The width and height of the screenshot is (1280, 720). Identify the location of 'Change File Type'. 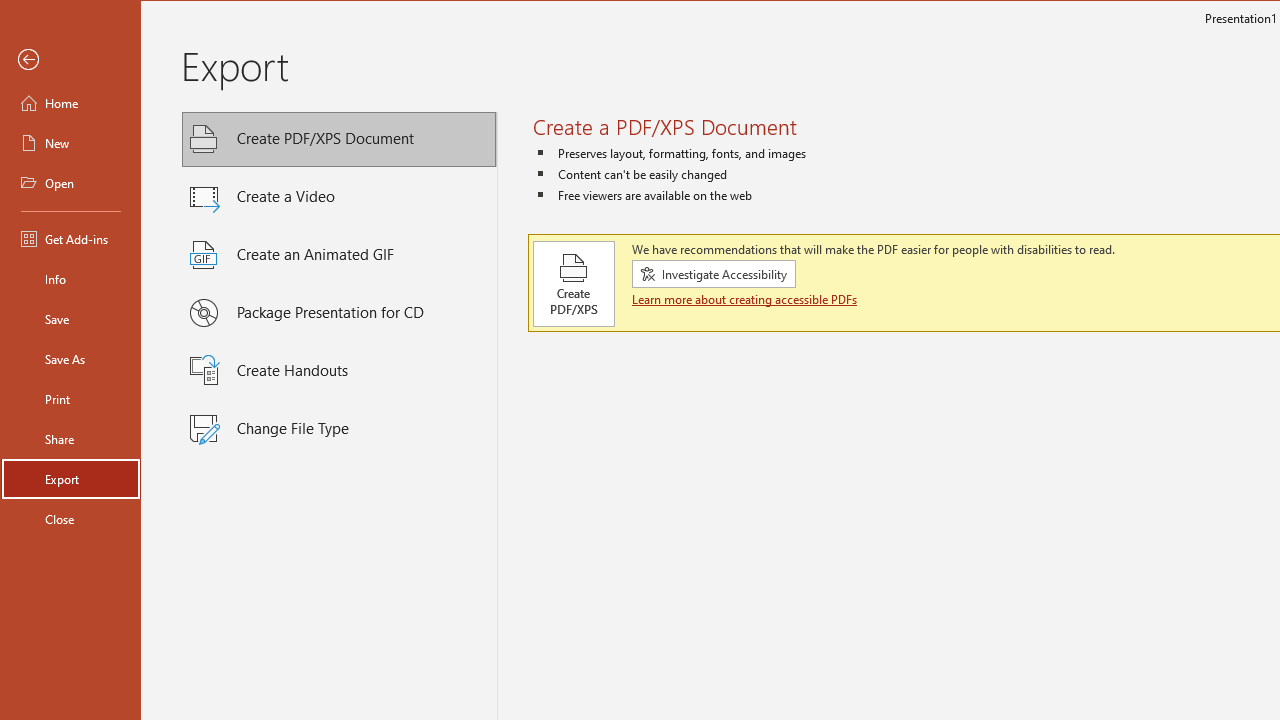
(339, 428).